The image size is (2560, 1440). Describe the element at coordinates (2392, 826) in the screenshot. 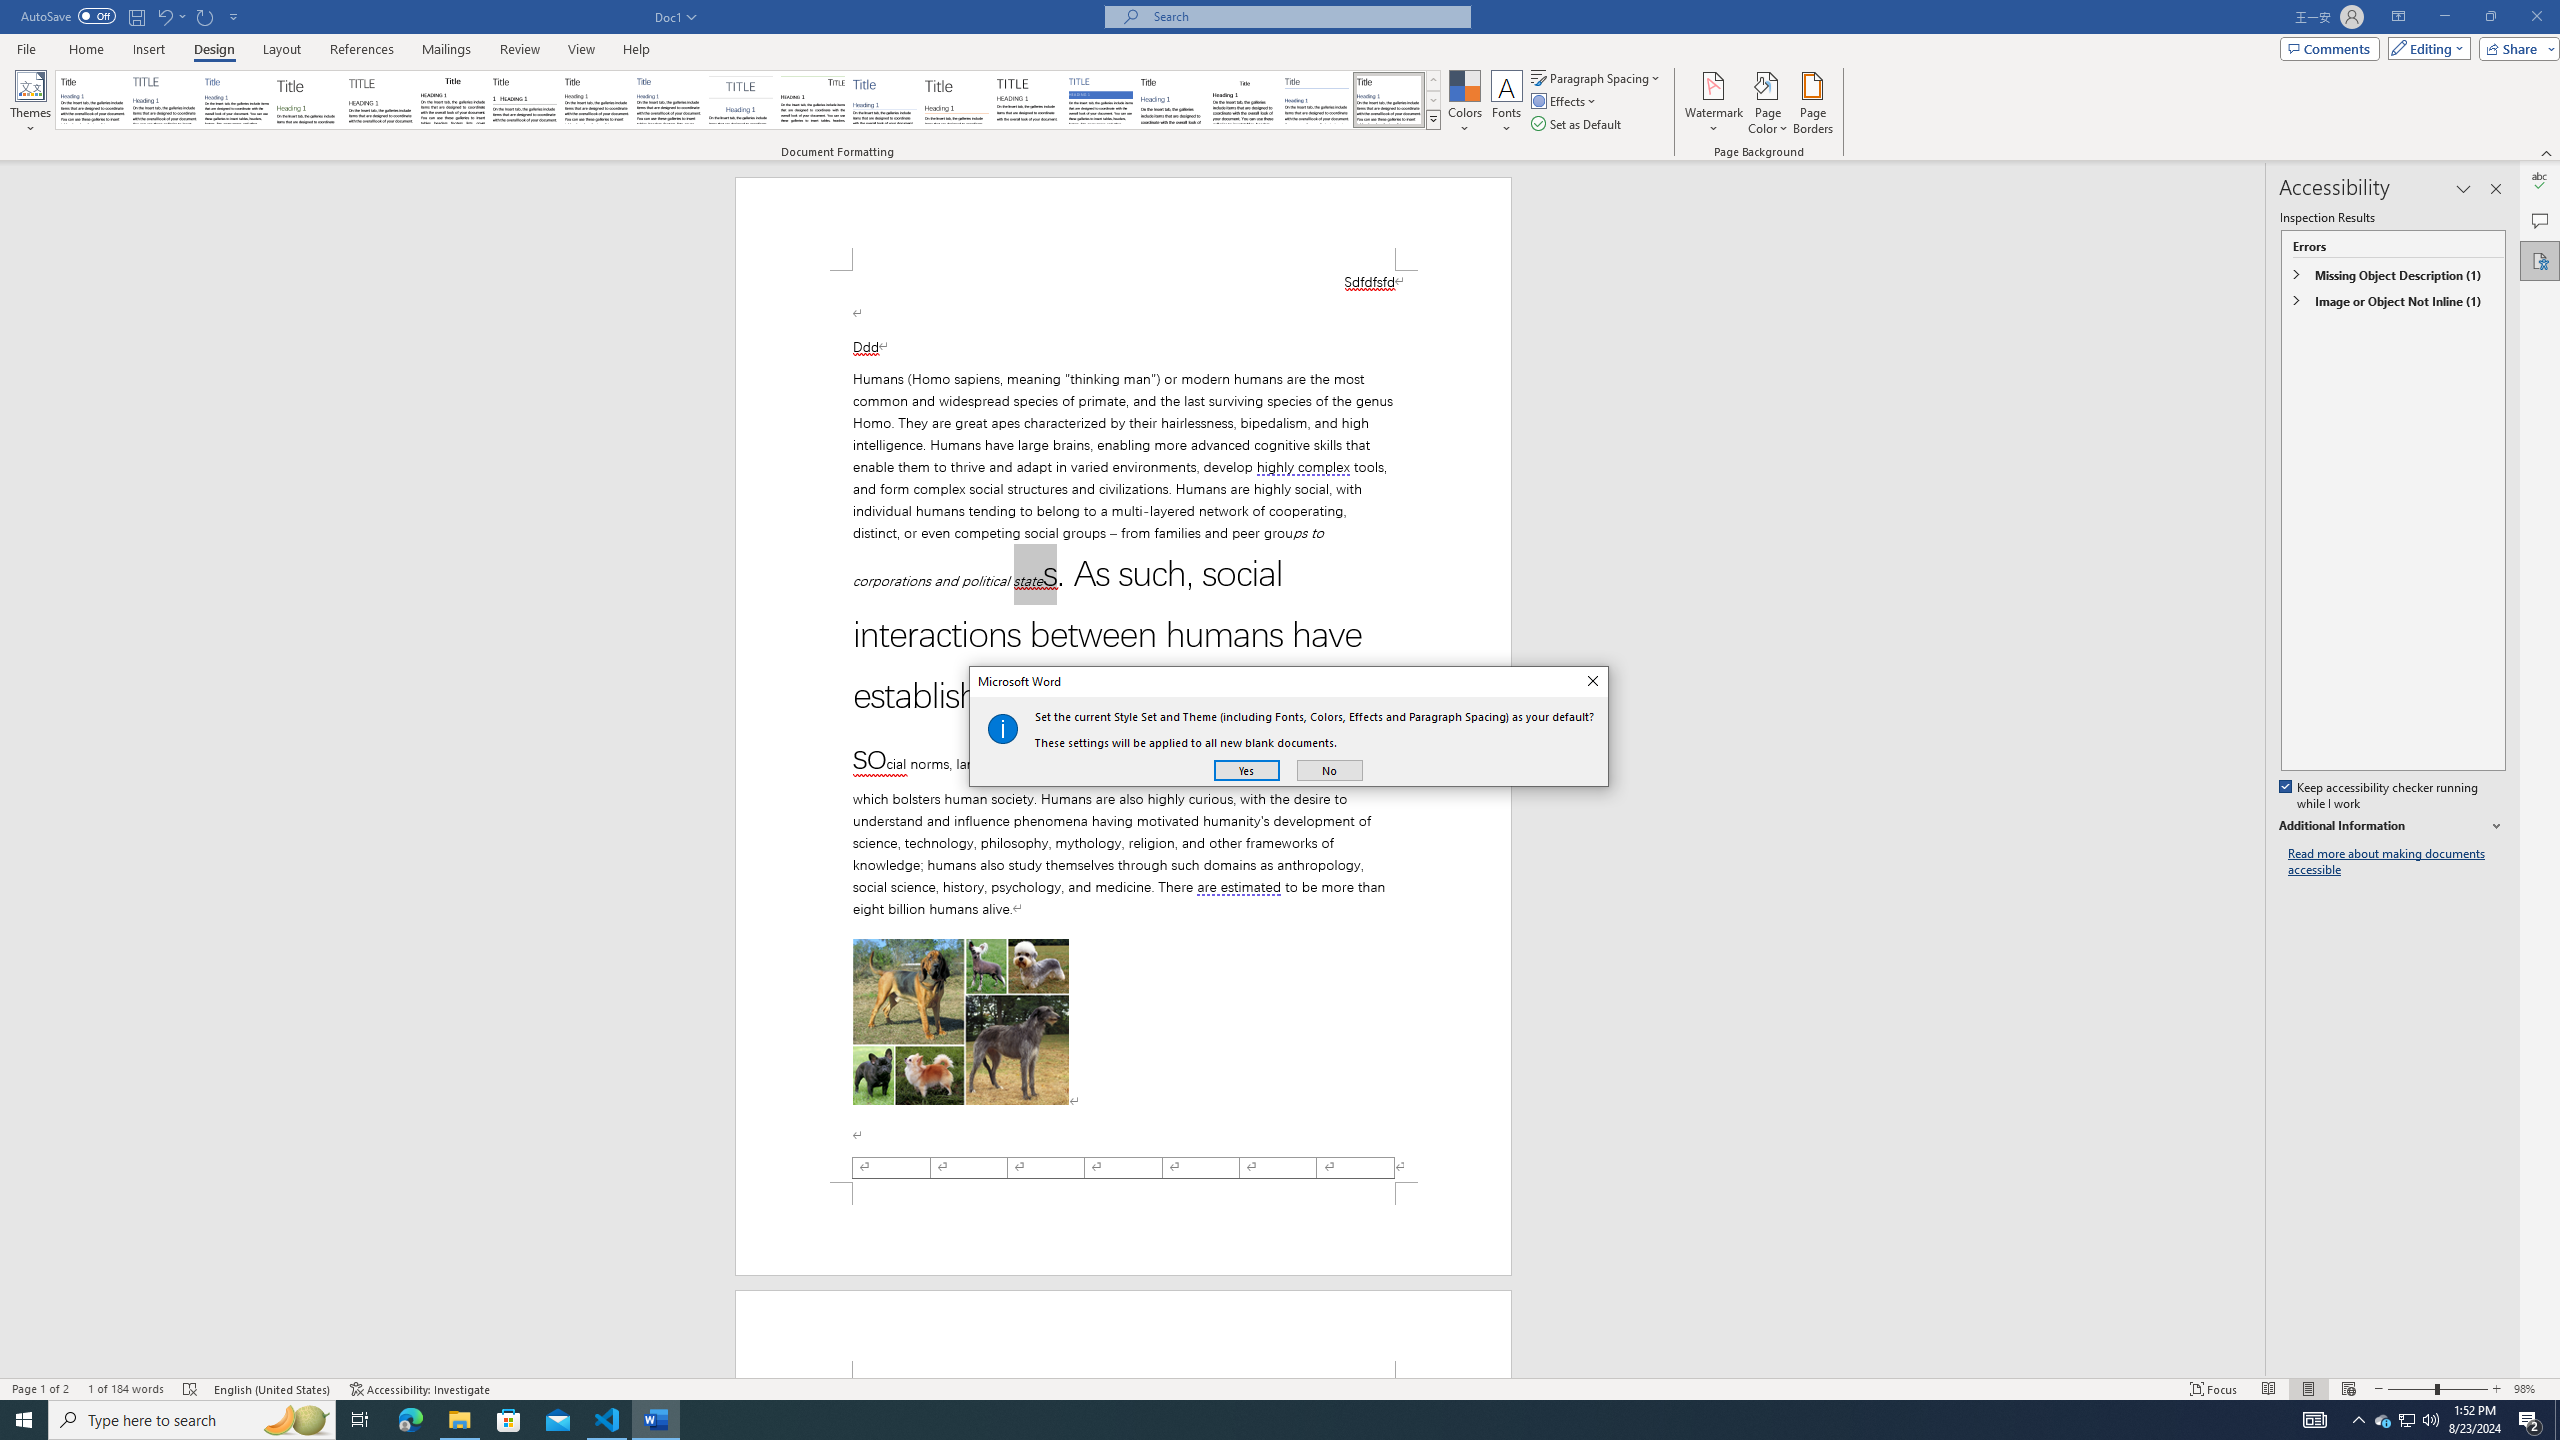

I see `'Additional Information'` at that location.